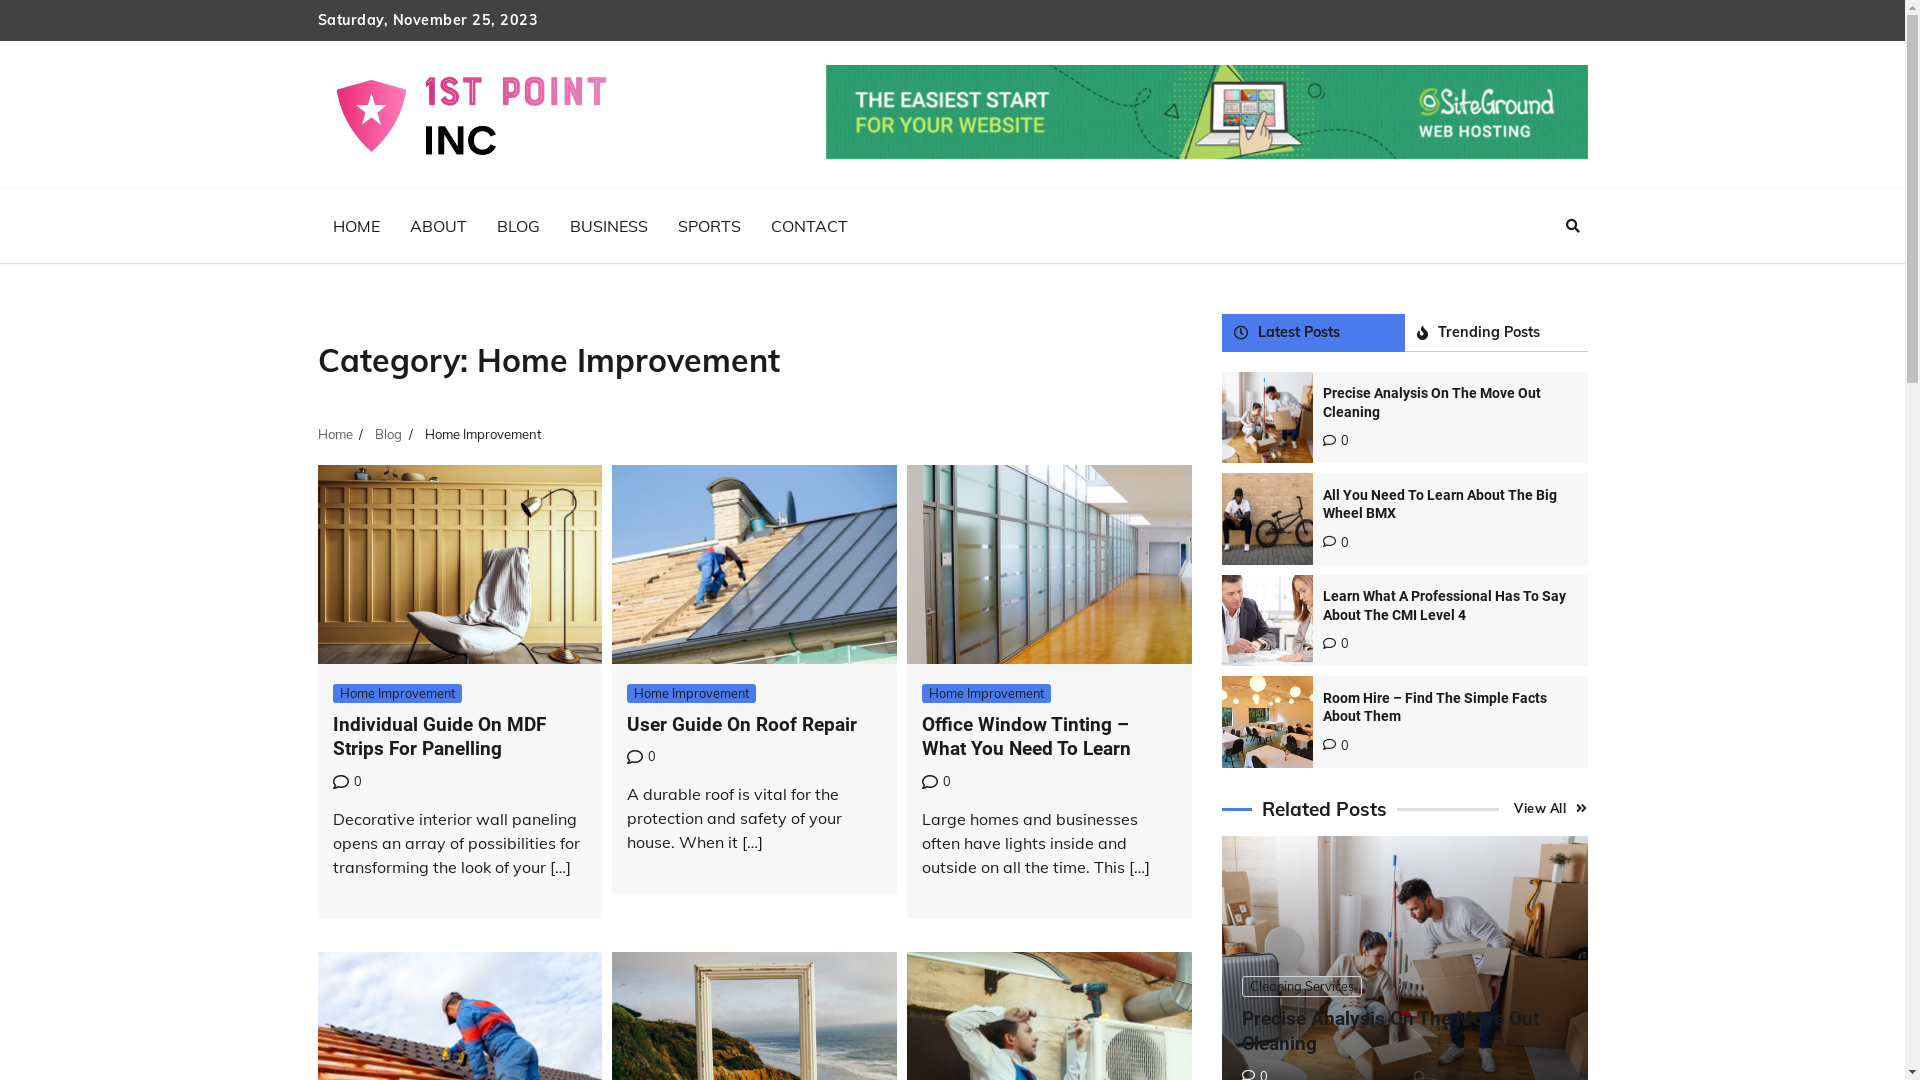 Image resolution: width=1920 pixels, height=1080 pixels. Describe the element at coordinates (1313, 331) in the screenshot. I see `'Latest Posts'` at that location.